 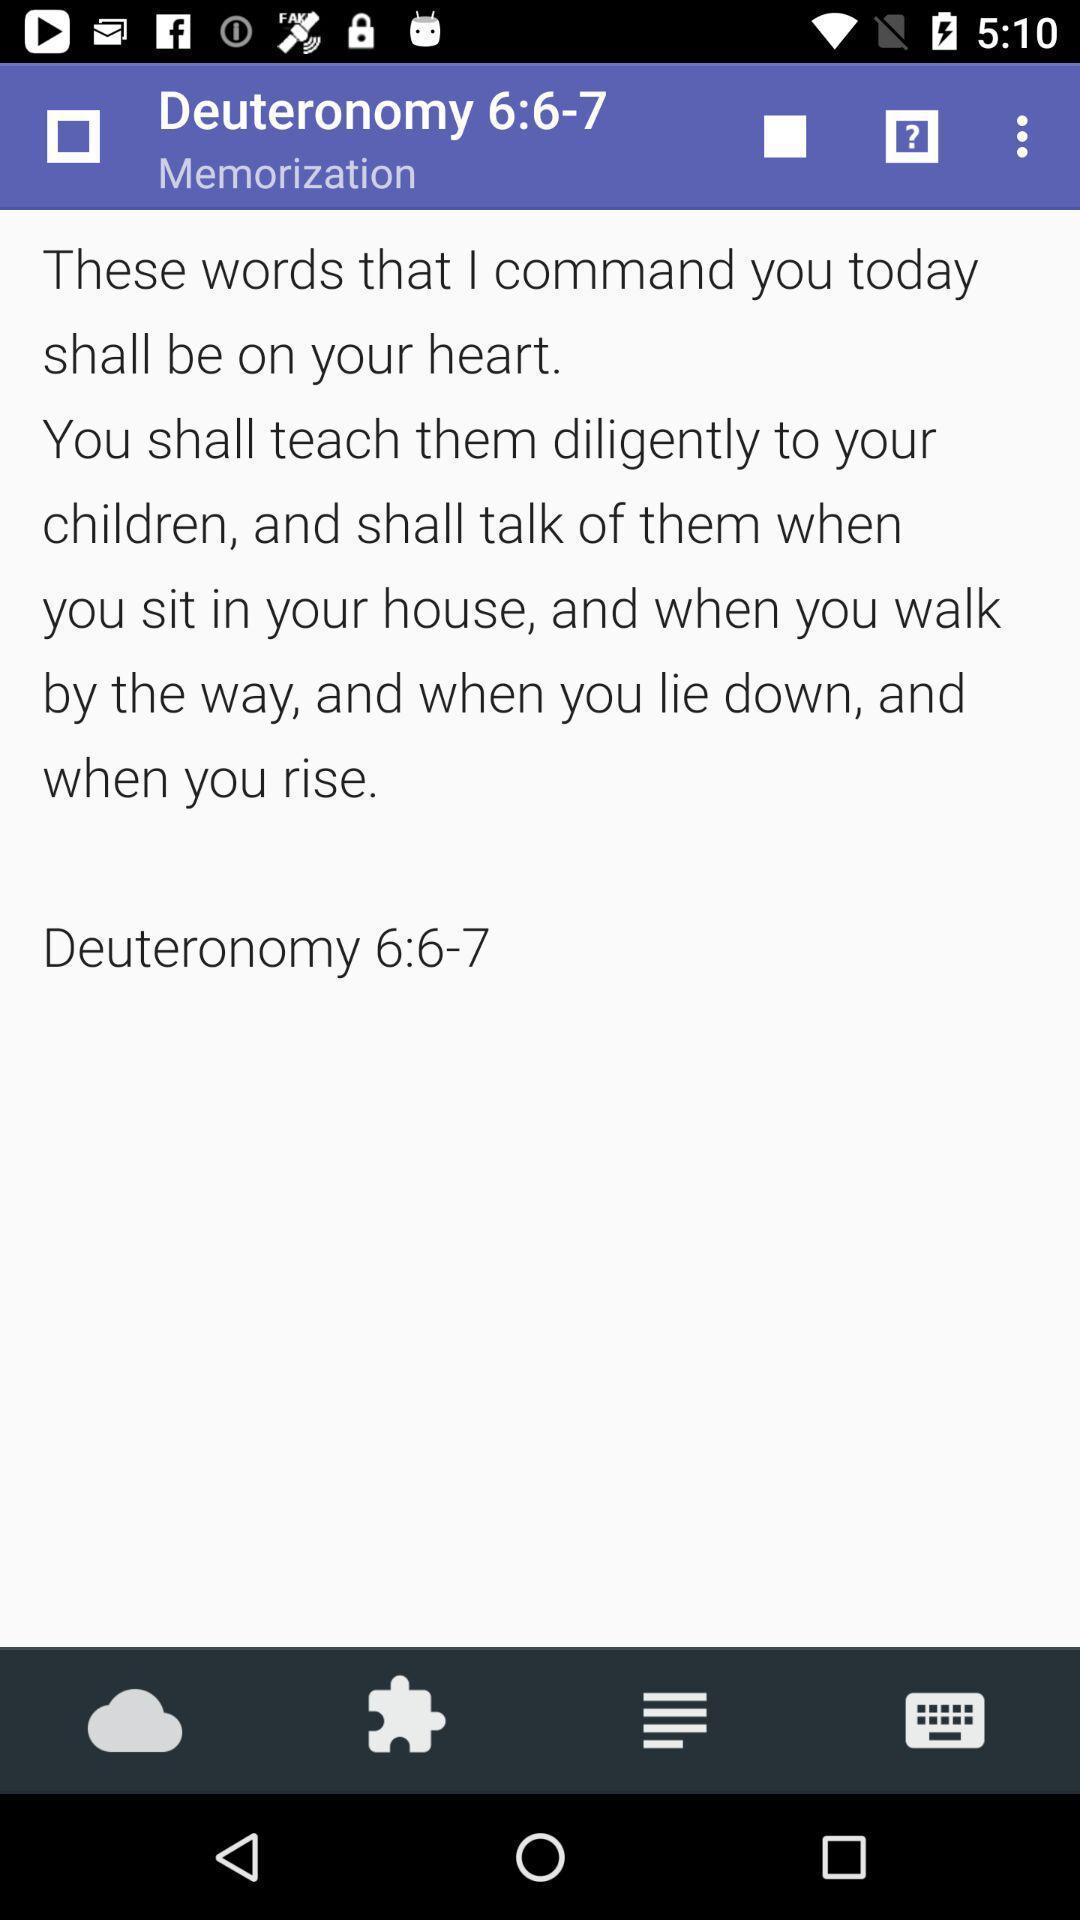 What do you see at coordinates (405, 1719) in the screenshot?
I see `item below the these words that` at bounding box center [405, 1719].